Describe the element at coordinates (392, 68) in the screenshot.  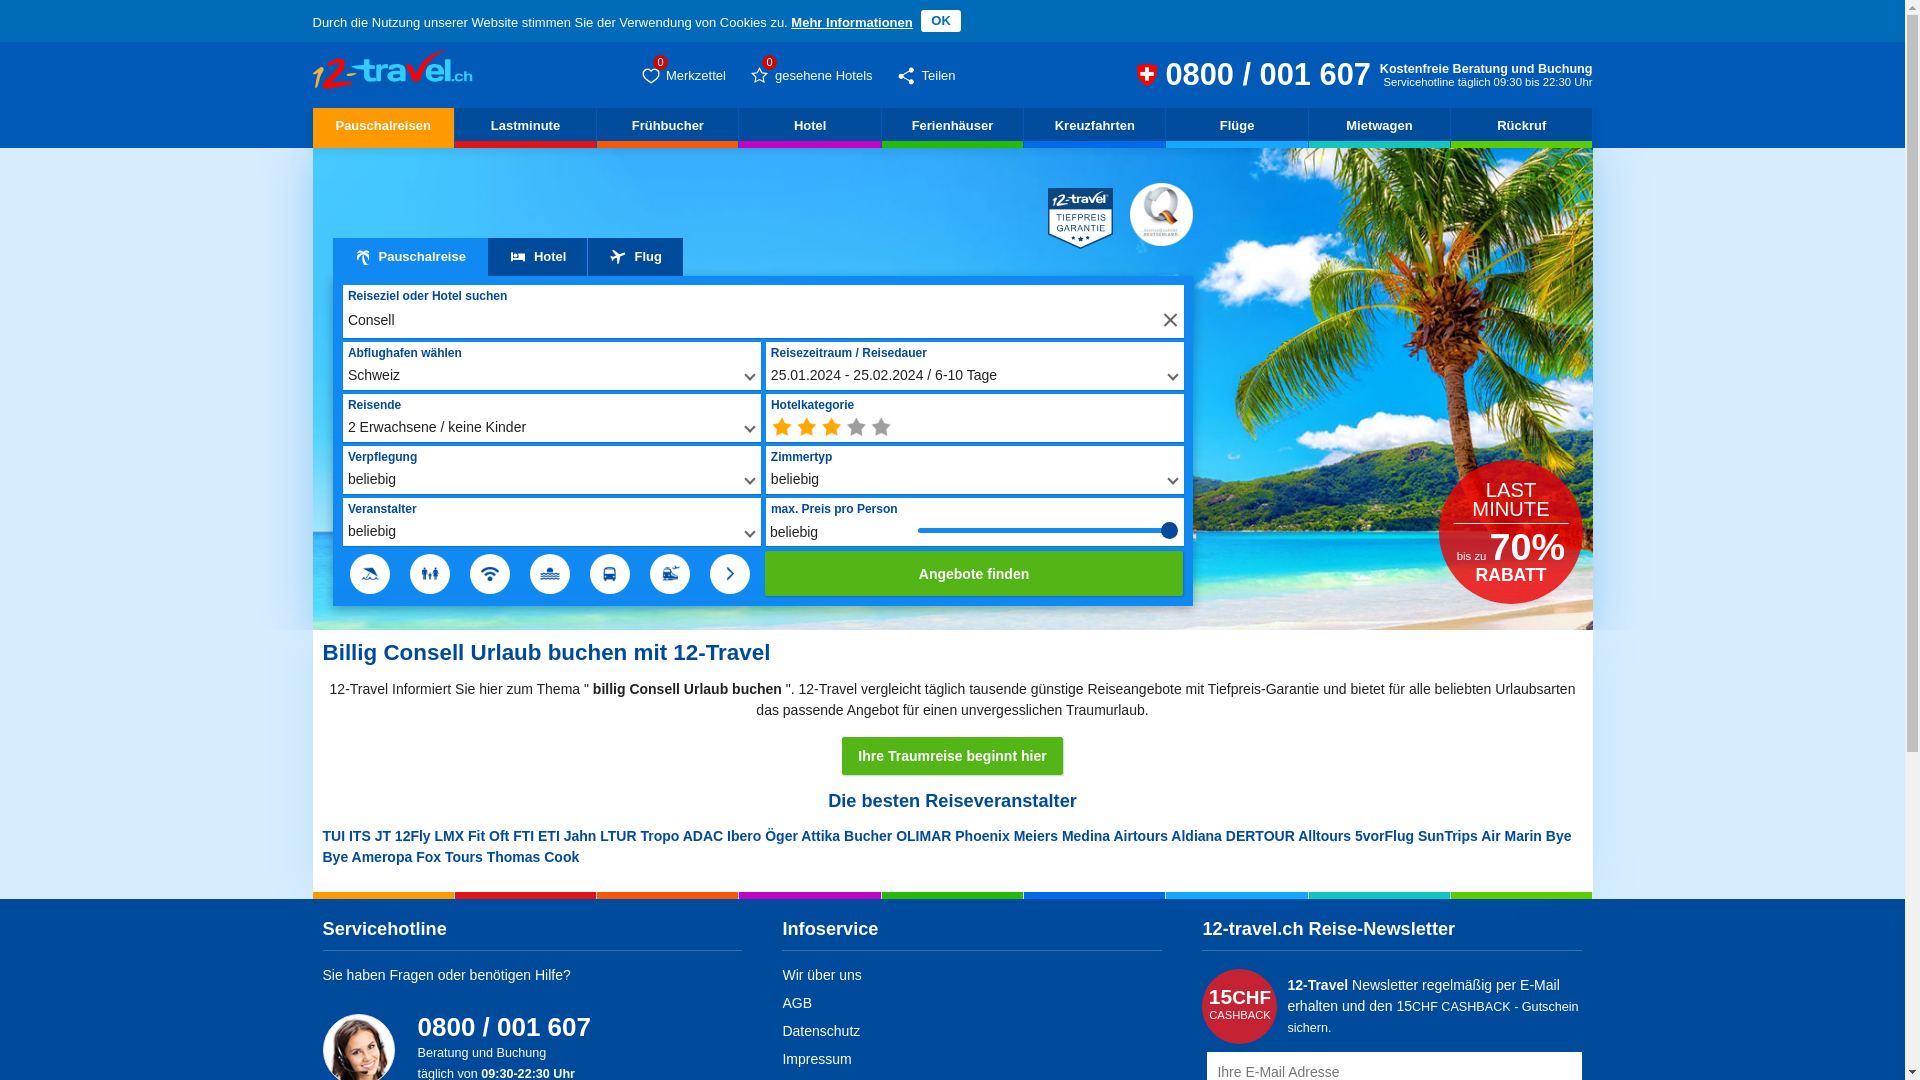
I see `'Billig Consell Urlaub buchen geht nur hier'` at that location.